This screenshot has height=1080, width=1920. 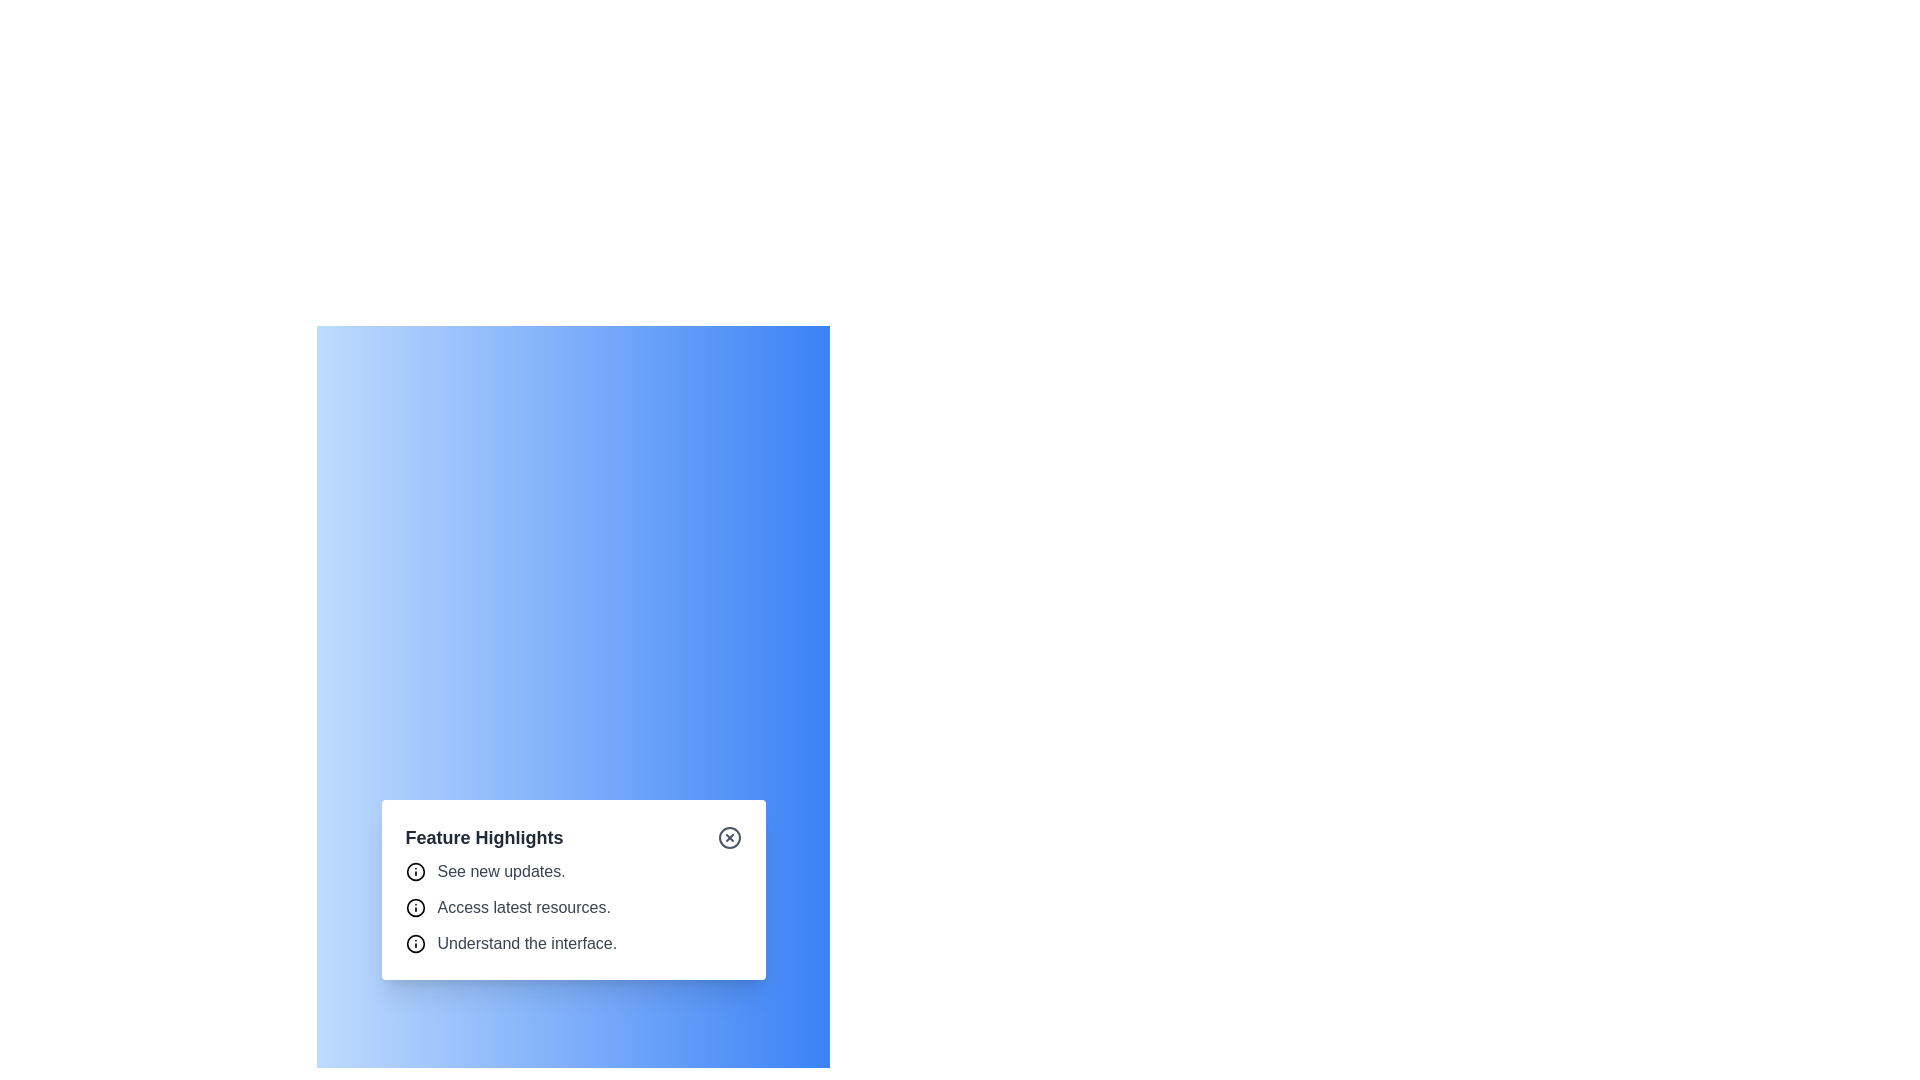 What do you see at coordinates (527, 944) in the screenshot?
I see `the third text label under the 'Feature Highlights' heading, which includes an icon to its left` at bounding box center [527, 944].